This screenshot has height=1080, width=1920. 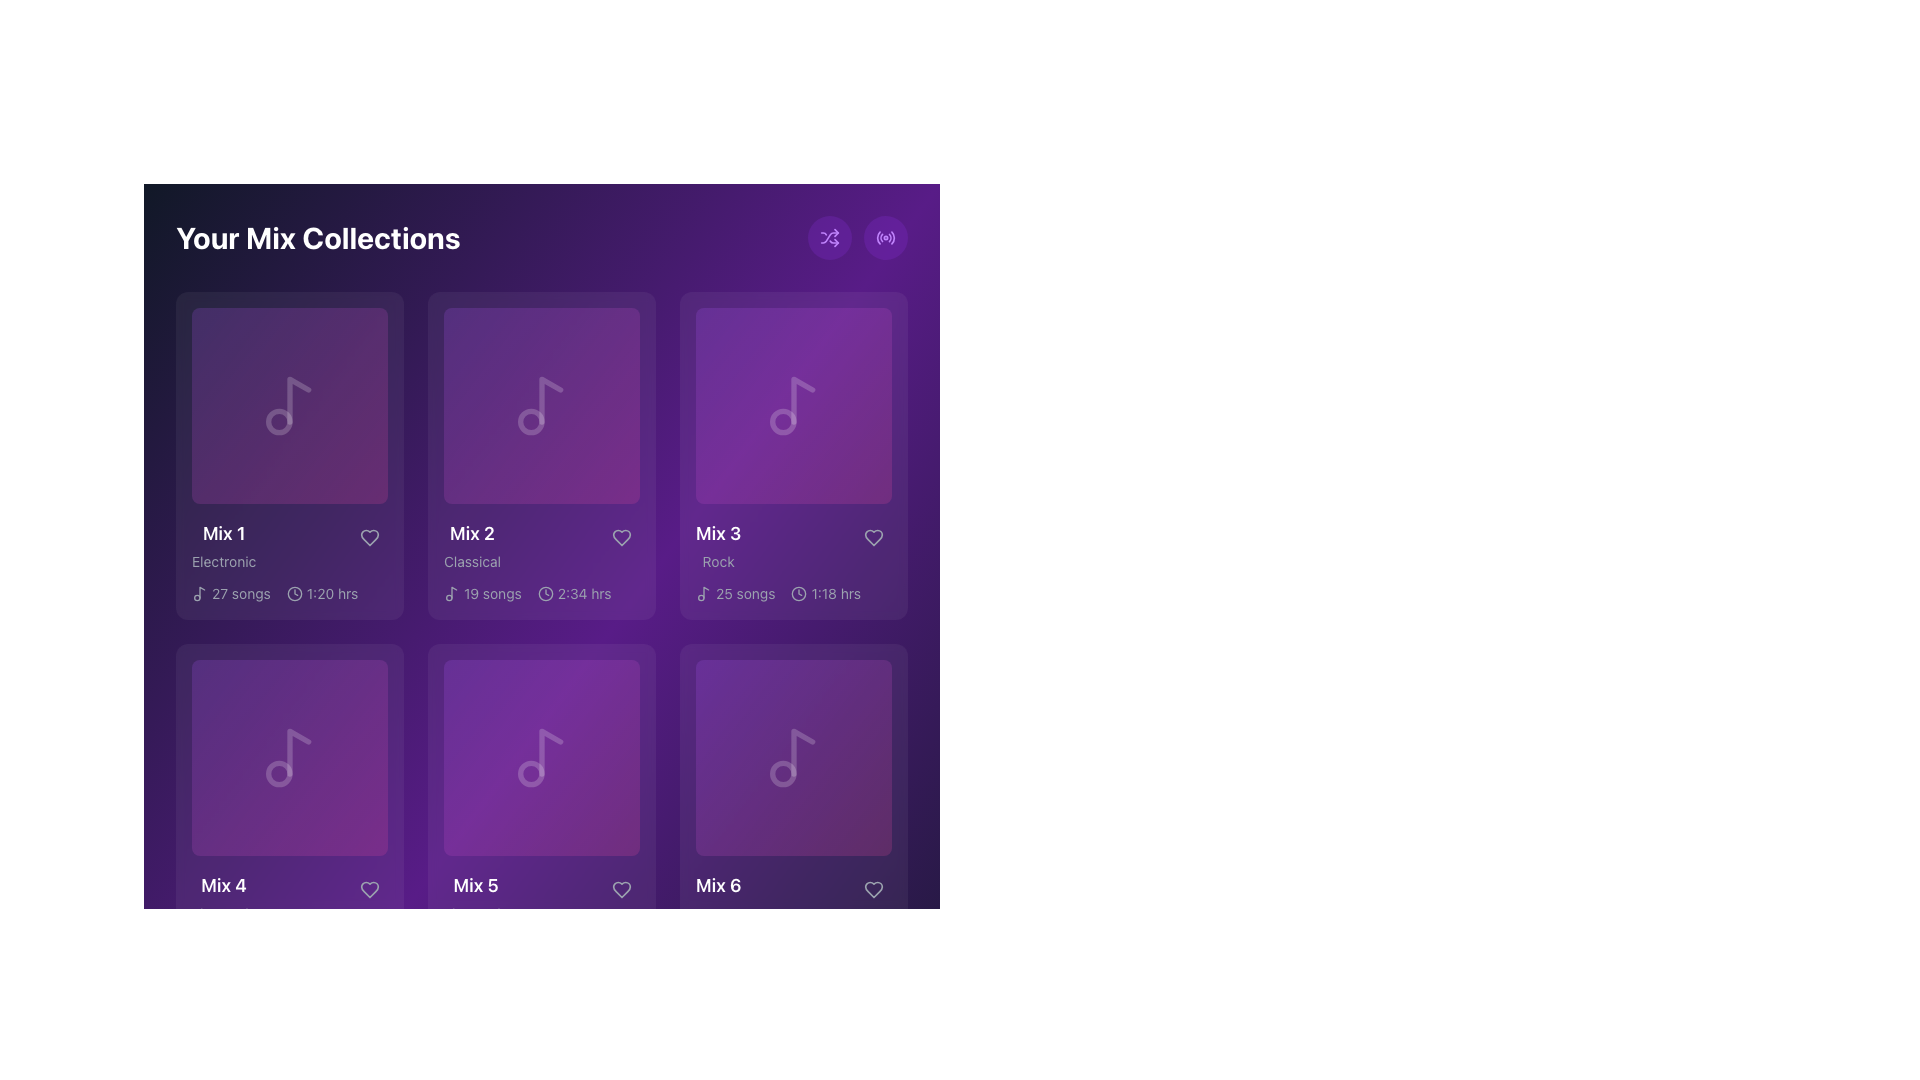 What do you see at coordinates (718, 546) in the screenshot?
I see `the text element displaying 'Mix 3' and 'Rock', which is styled with a bold white font for the title and a smaller gray font for the subtitle, located in the third column of the first row of the music collection item` at bounding box center [718, 546].